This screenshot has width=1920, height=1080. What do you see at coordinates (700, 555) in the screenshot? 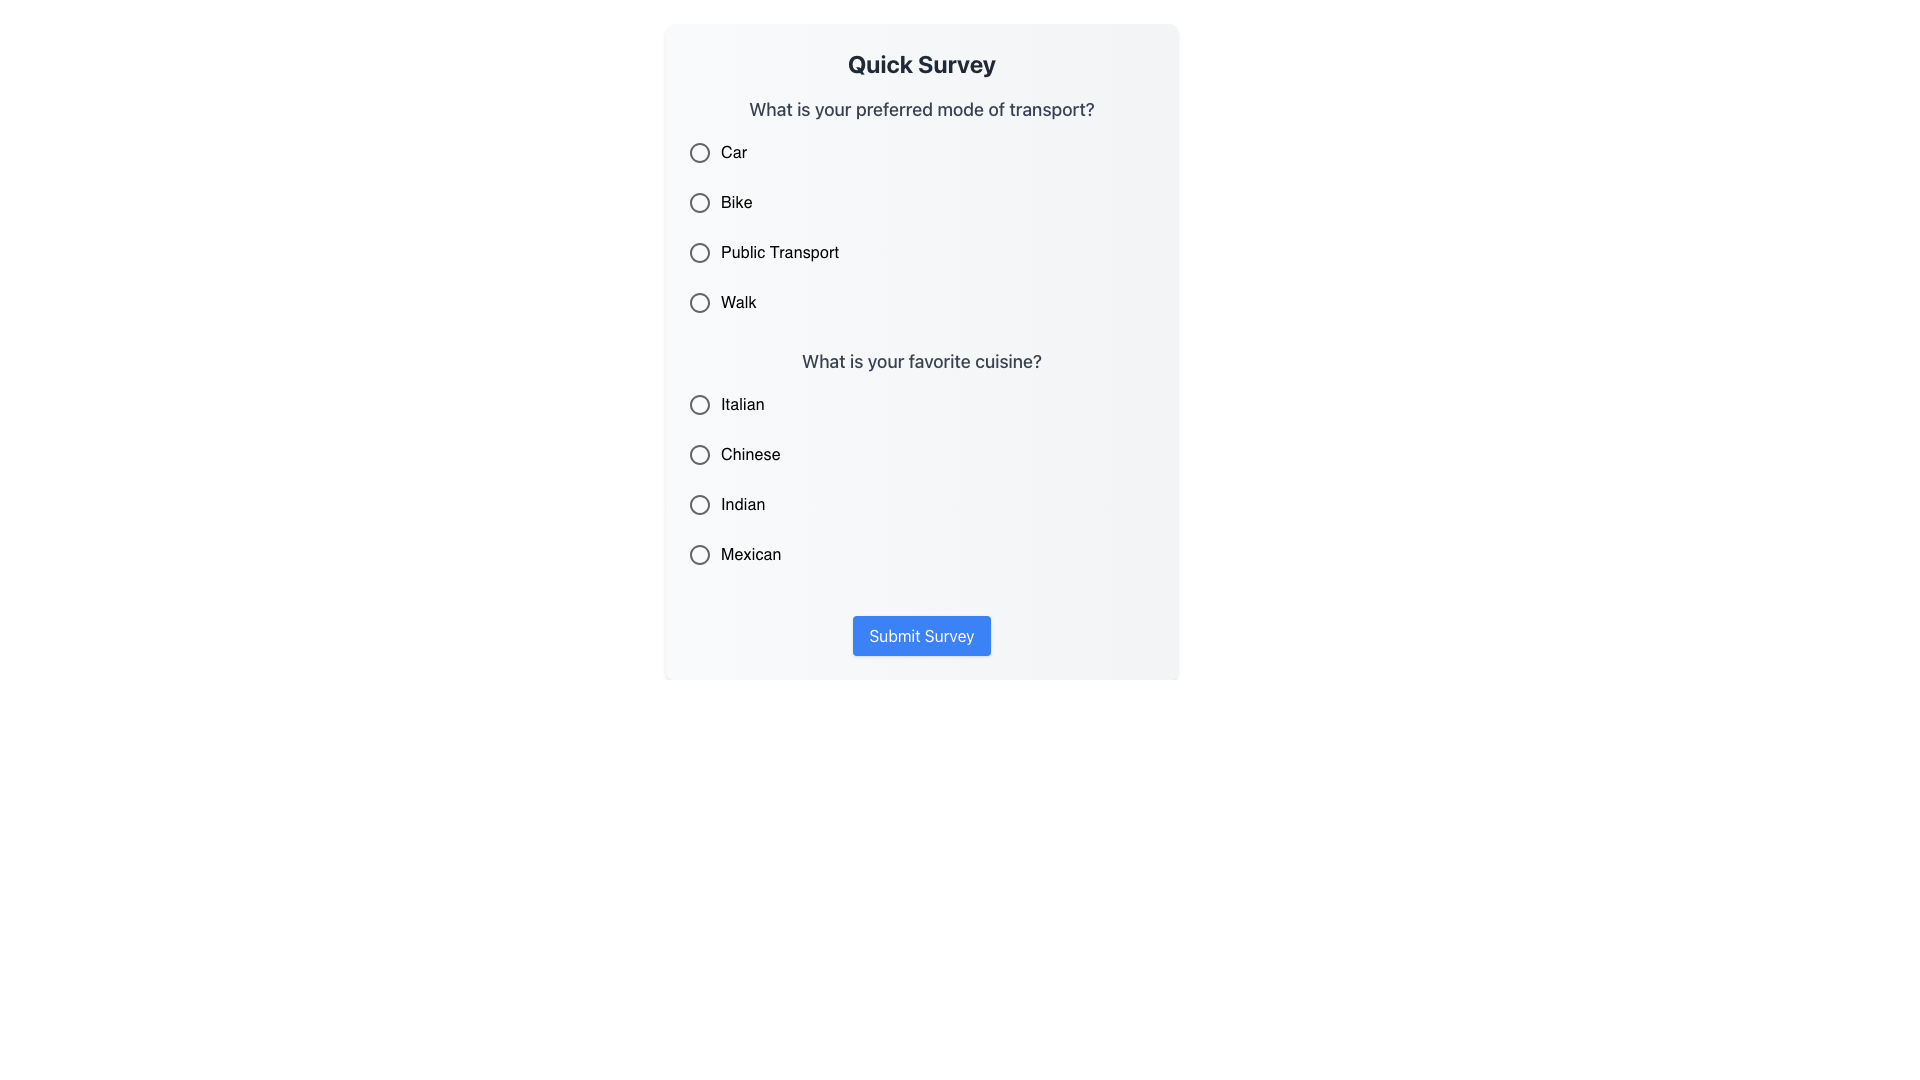
I see `the circular radio button styled in light gray with a black border and a filled black dot at its center, located next to the text label 'Mexican'` at bounding box center [700, 555].